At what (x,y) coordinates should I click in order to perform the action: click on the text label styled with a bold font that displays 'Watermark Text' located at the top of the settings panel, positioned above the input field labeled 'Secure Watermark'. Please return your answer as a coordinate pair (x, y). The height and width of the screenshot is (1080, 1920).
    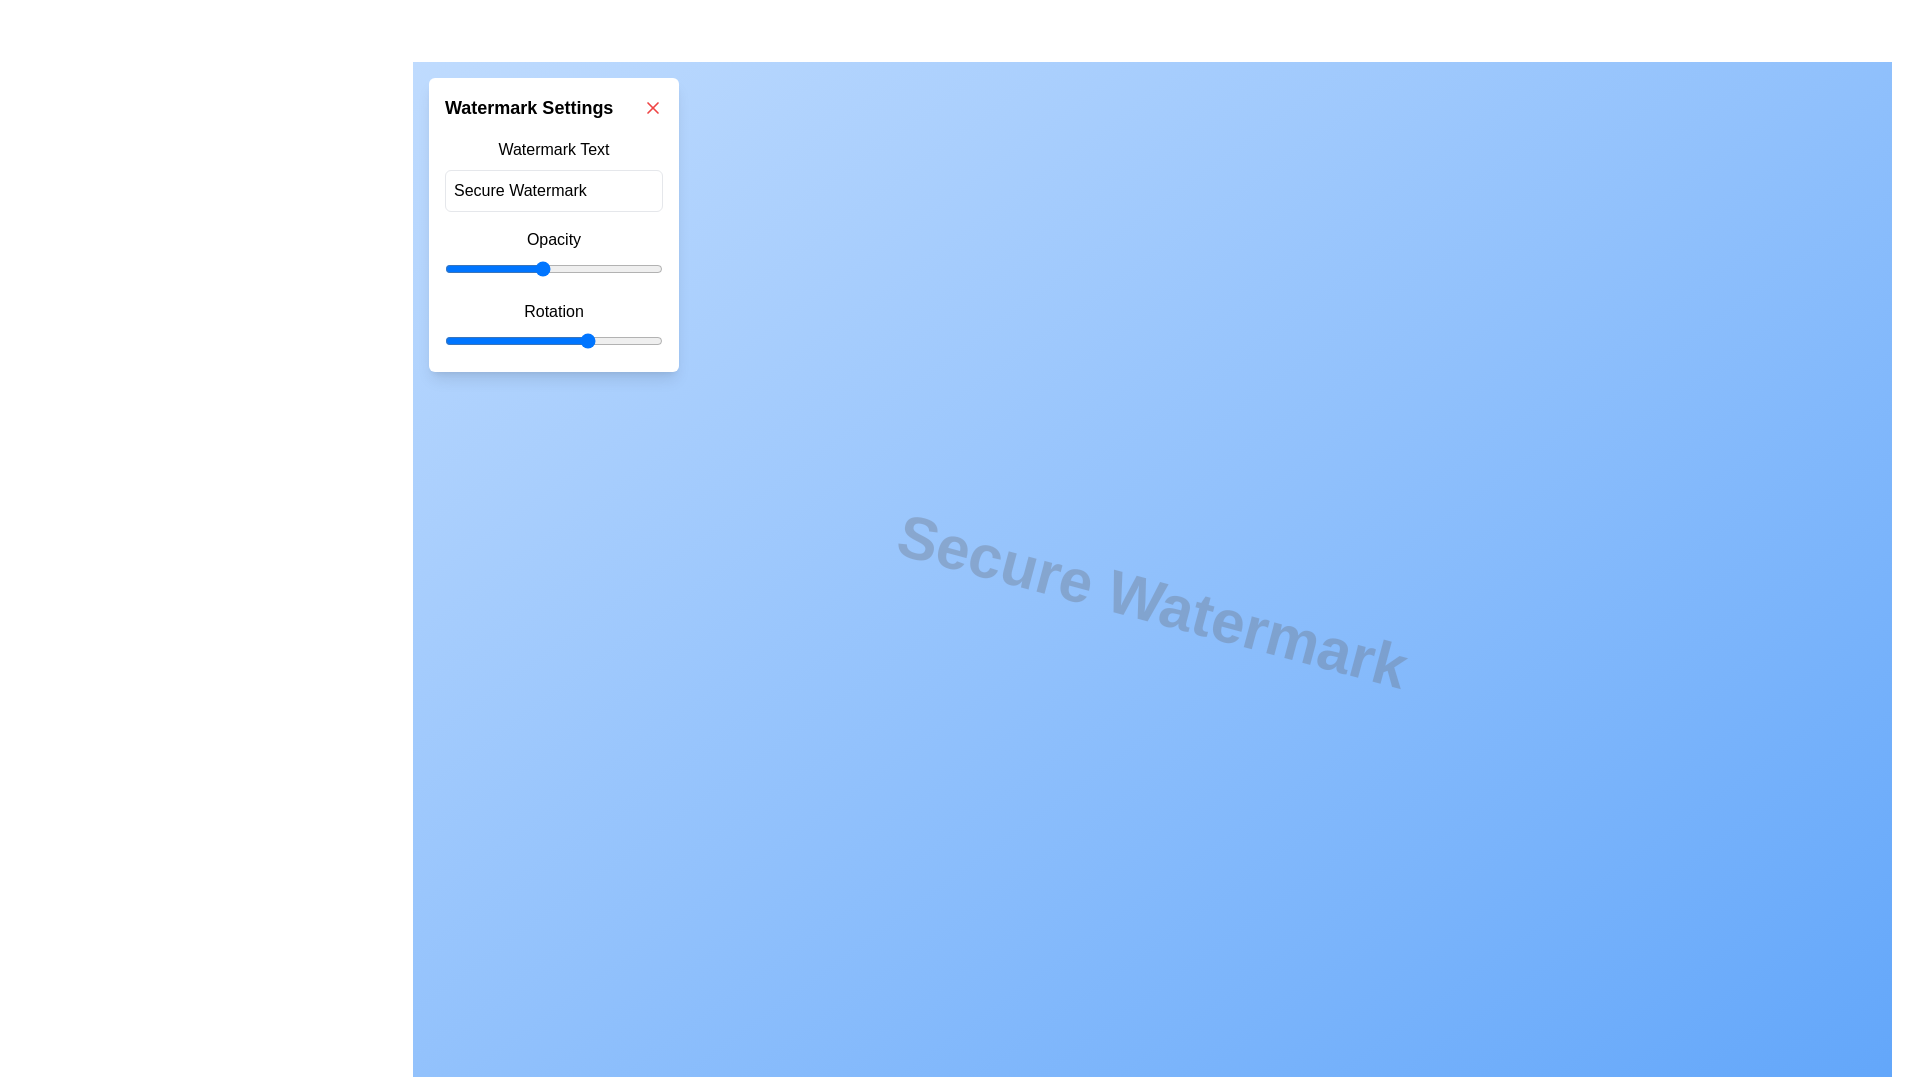
    Looking at the image, I should click on (553, 149).